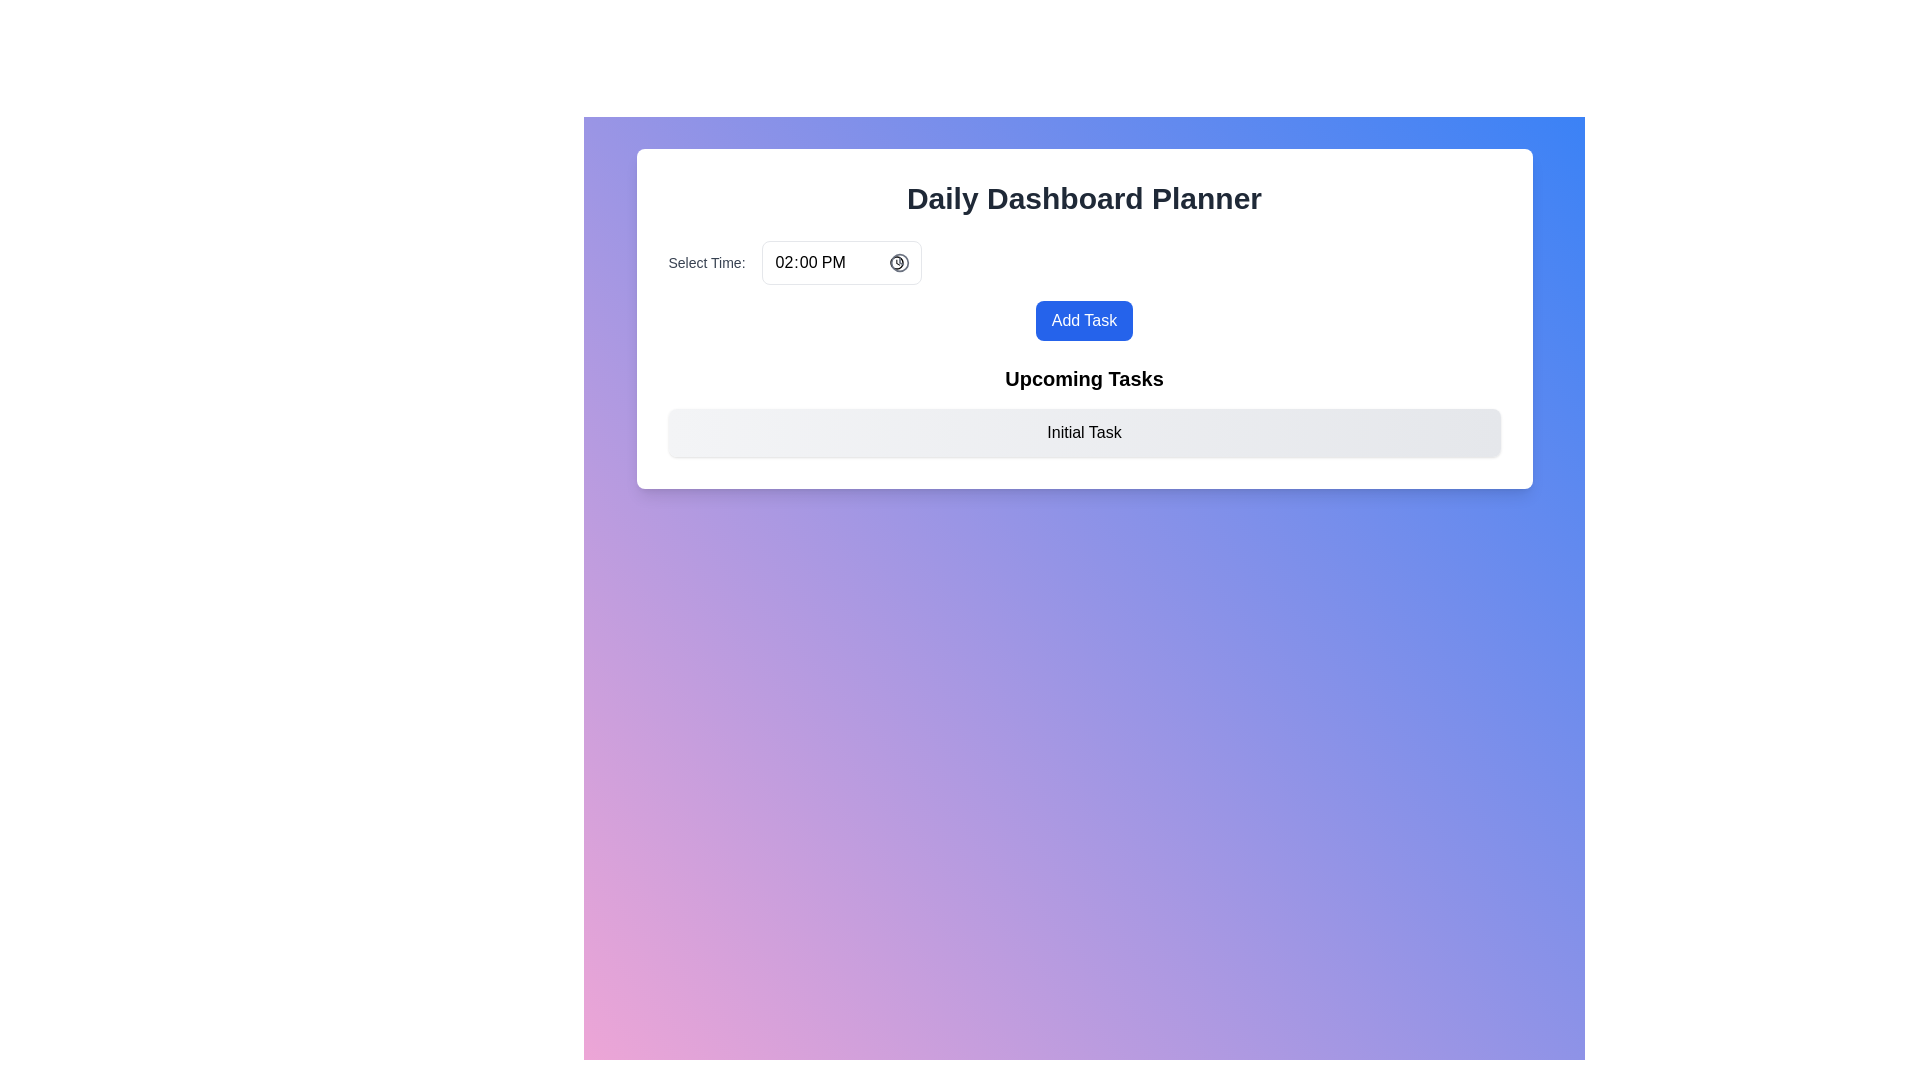  I want to click on the header text label located at the top-central part of the interface, which categorizes the upcoming tasks section, so click(1083, 378).